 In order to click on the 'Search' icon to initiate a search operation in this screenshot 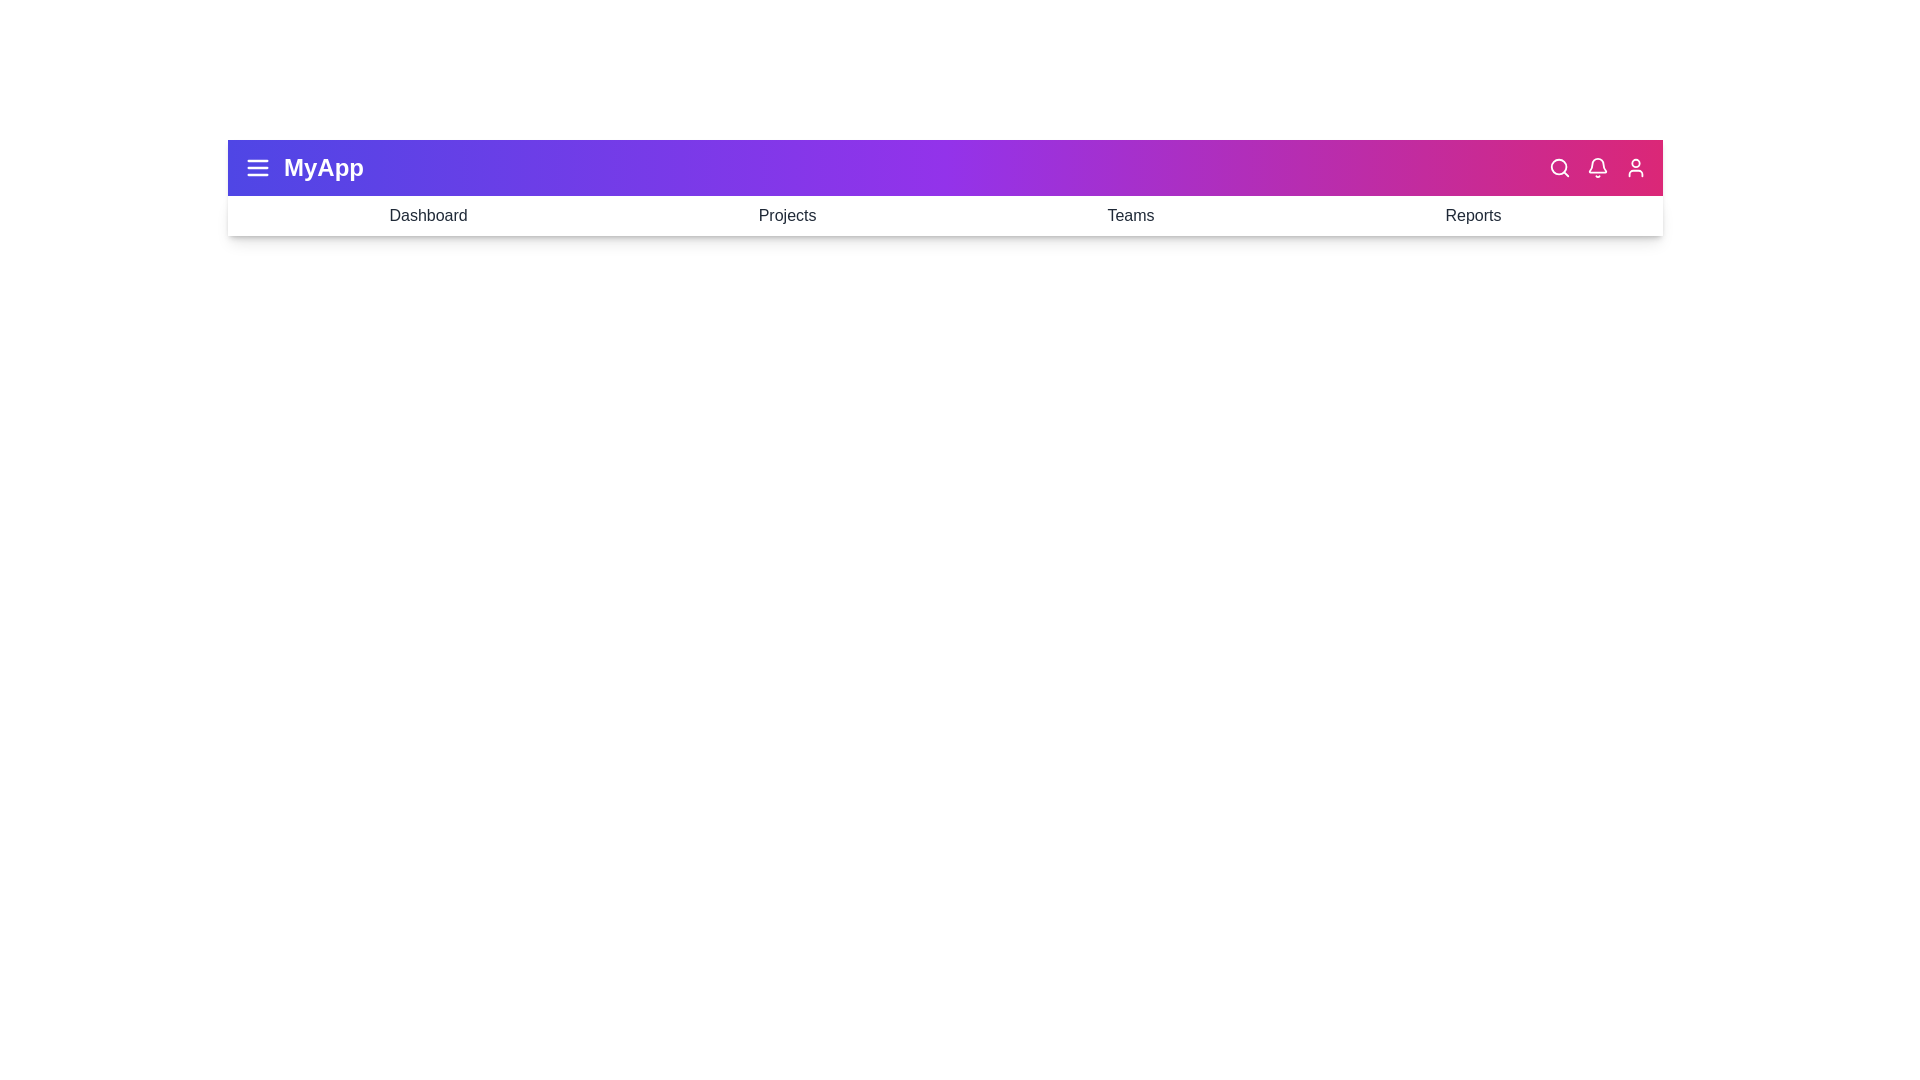, I will do `click(1559, 167)`.